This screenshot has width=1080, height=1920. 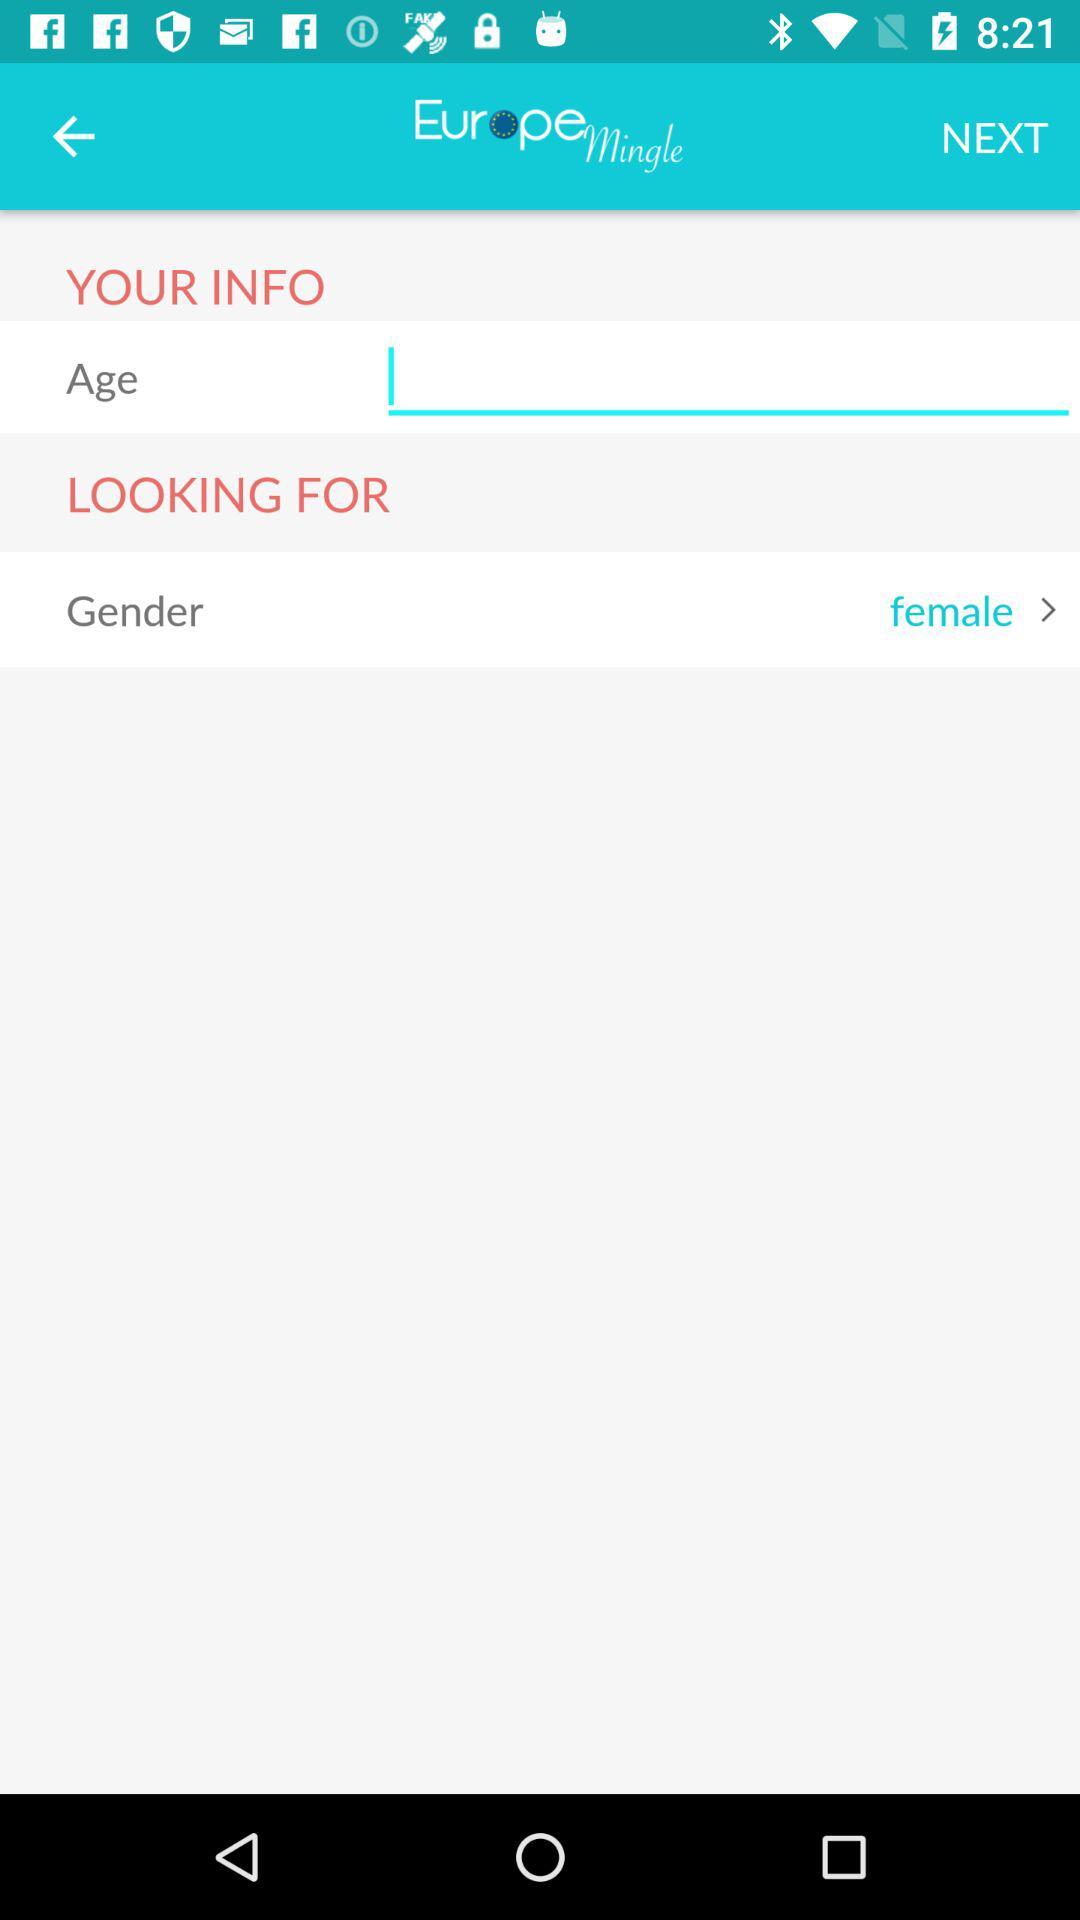 I want to click on the item above the your info, so click(x=72, y=135).